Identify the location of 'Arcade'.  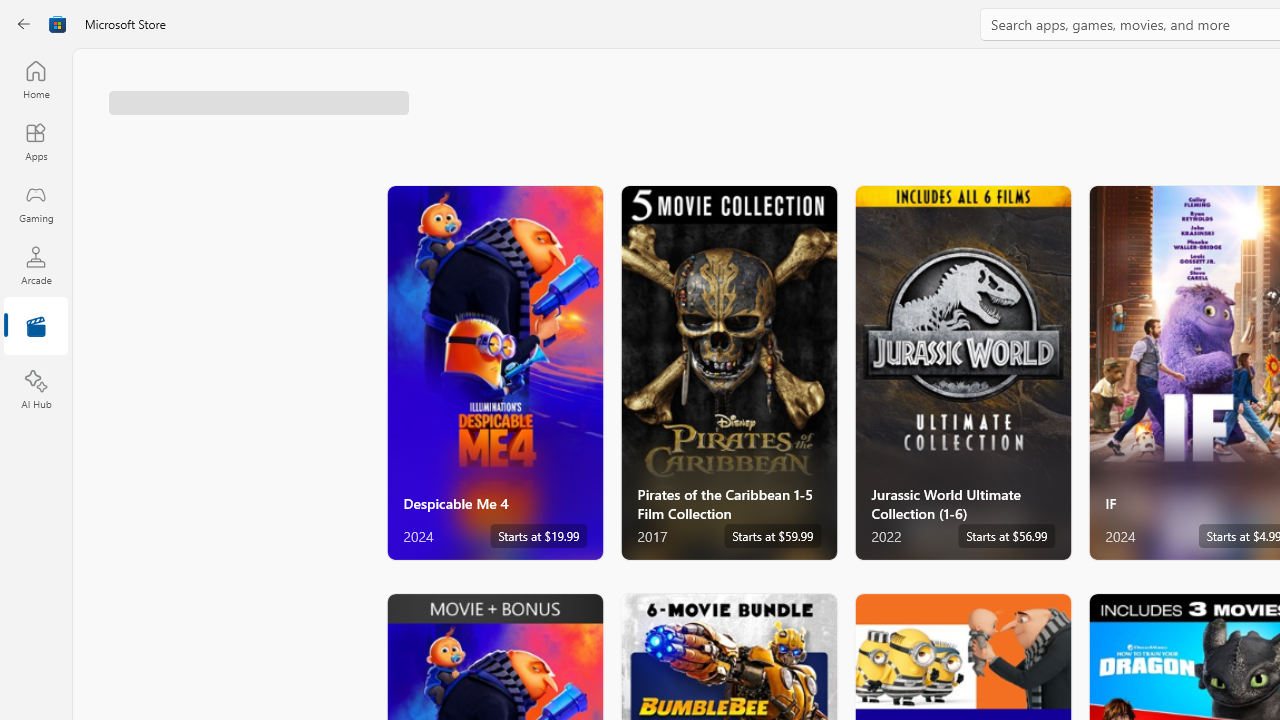
(35, 264).